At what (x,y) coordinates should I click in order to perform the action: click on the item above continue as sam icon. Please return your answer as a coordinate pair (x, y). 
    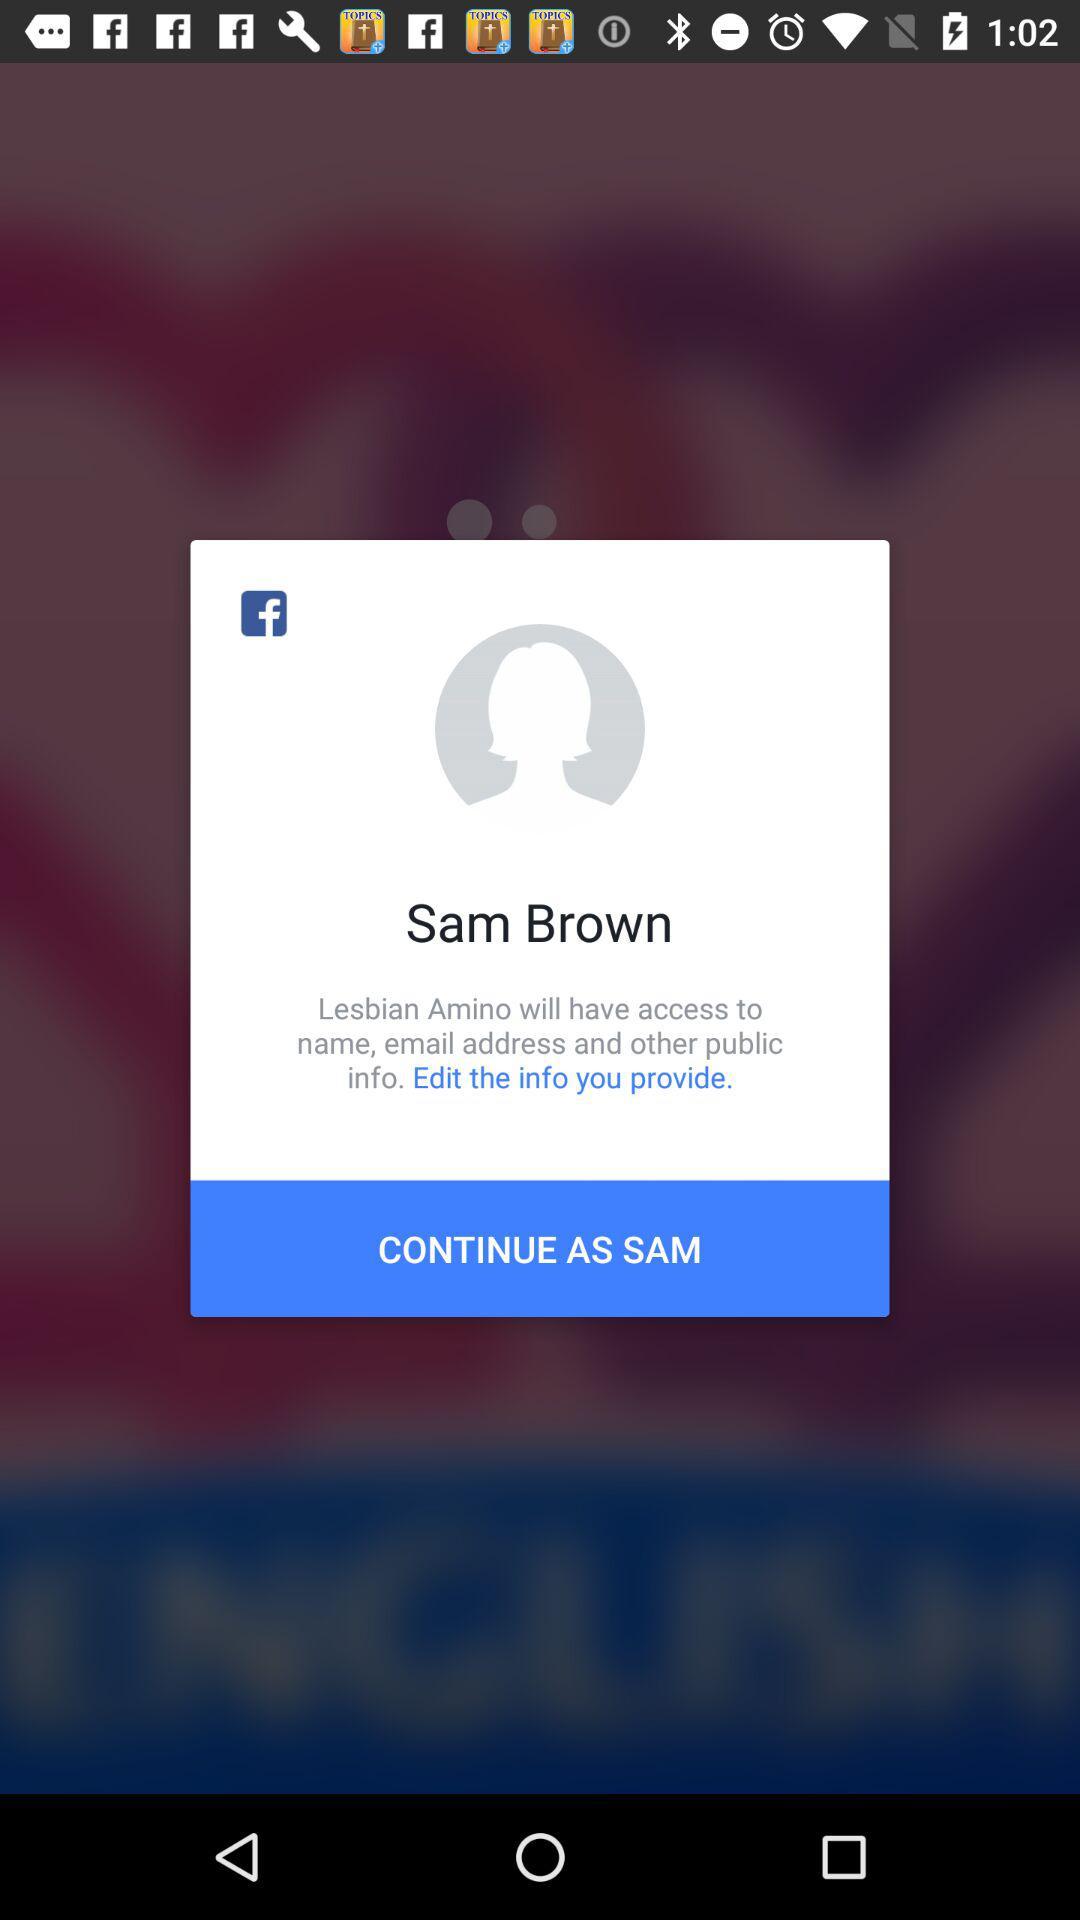
    Looking at the image, I should click on (540, 1041).